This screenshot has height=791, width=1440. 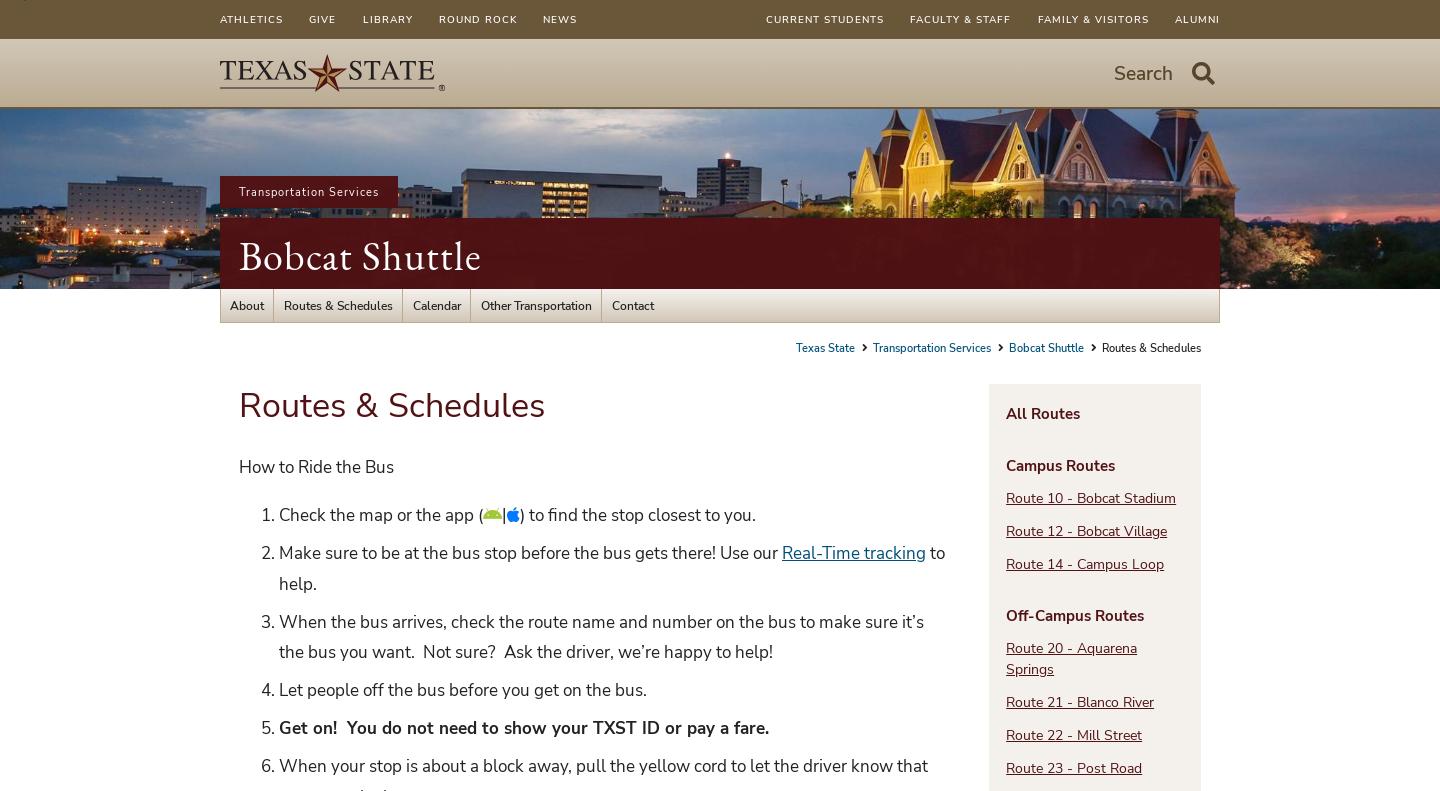 What do you see at coordinates (316, 465) in the screenshot?
I see `'How to Ride the Bus'` at bounding box center [316, 465].